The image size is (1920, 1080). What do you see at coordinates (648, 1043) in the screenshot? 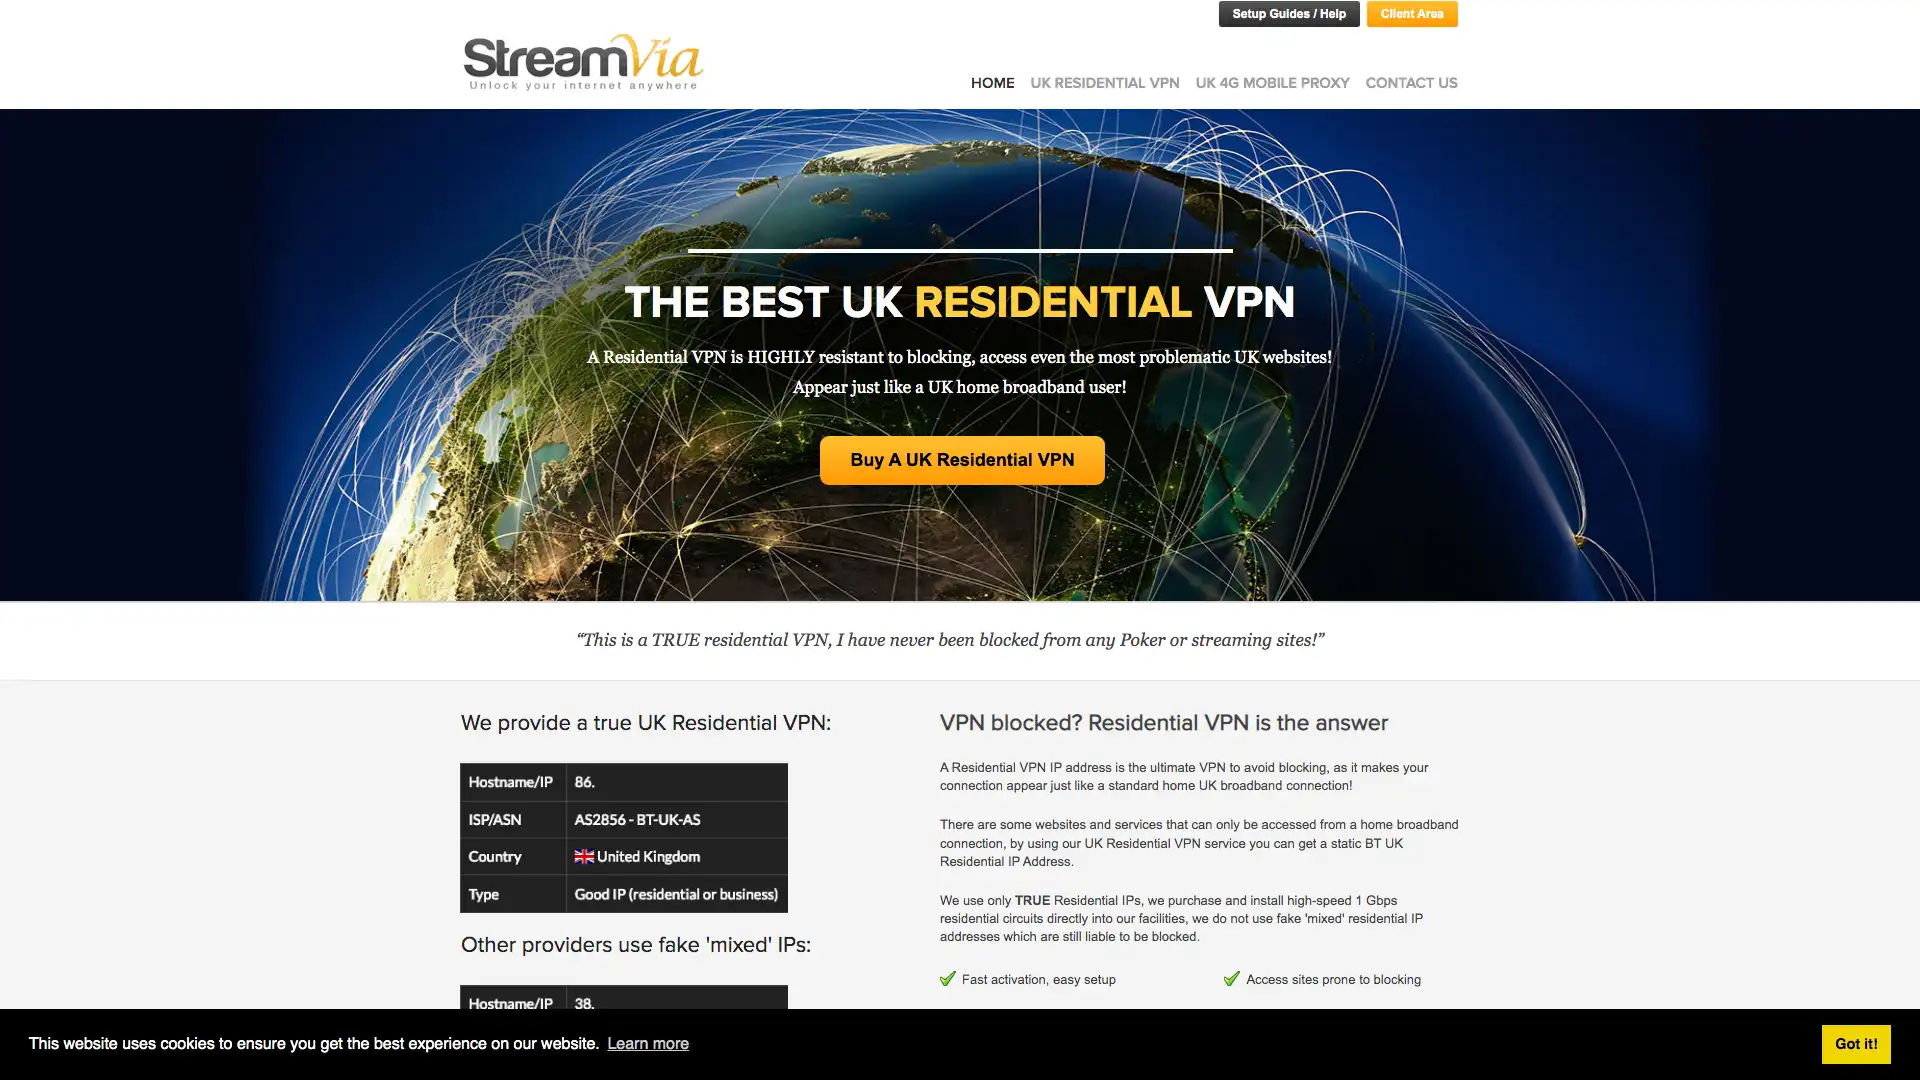
I see `learn more about cookies` at bounding box center [648, 1043].